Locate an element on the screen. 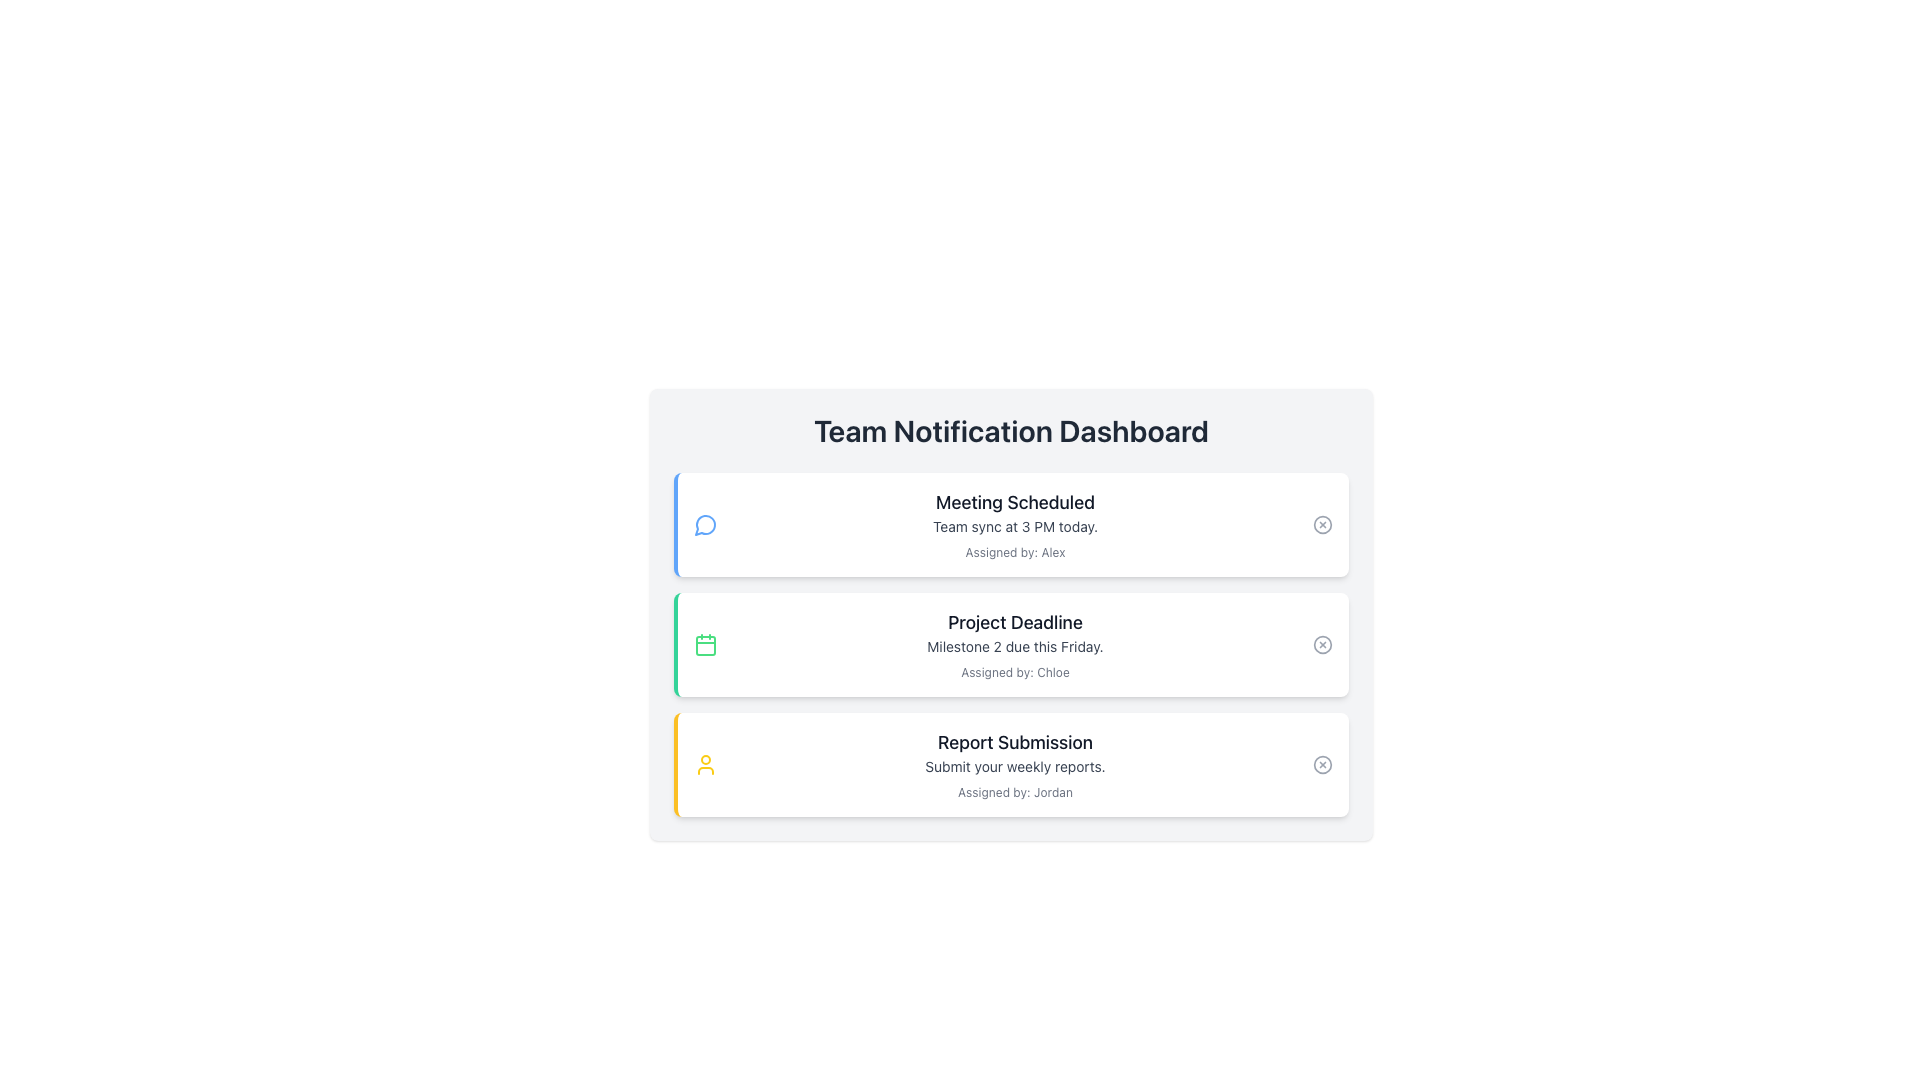  the title element in the second section of the dashboard list that provides information about the project deadline, located above 'Milestone 2 due this Friday.' is located at coordinates (1015, 622).